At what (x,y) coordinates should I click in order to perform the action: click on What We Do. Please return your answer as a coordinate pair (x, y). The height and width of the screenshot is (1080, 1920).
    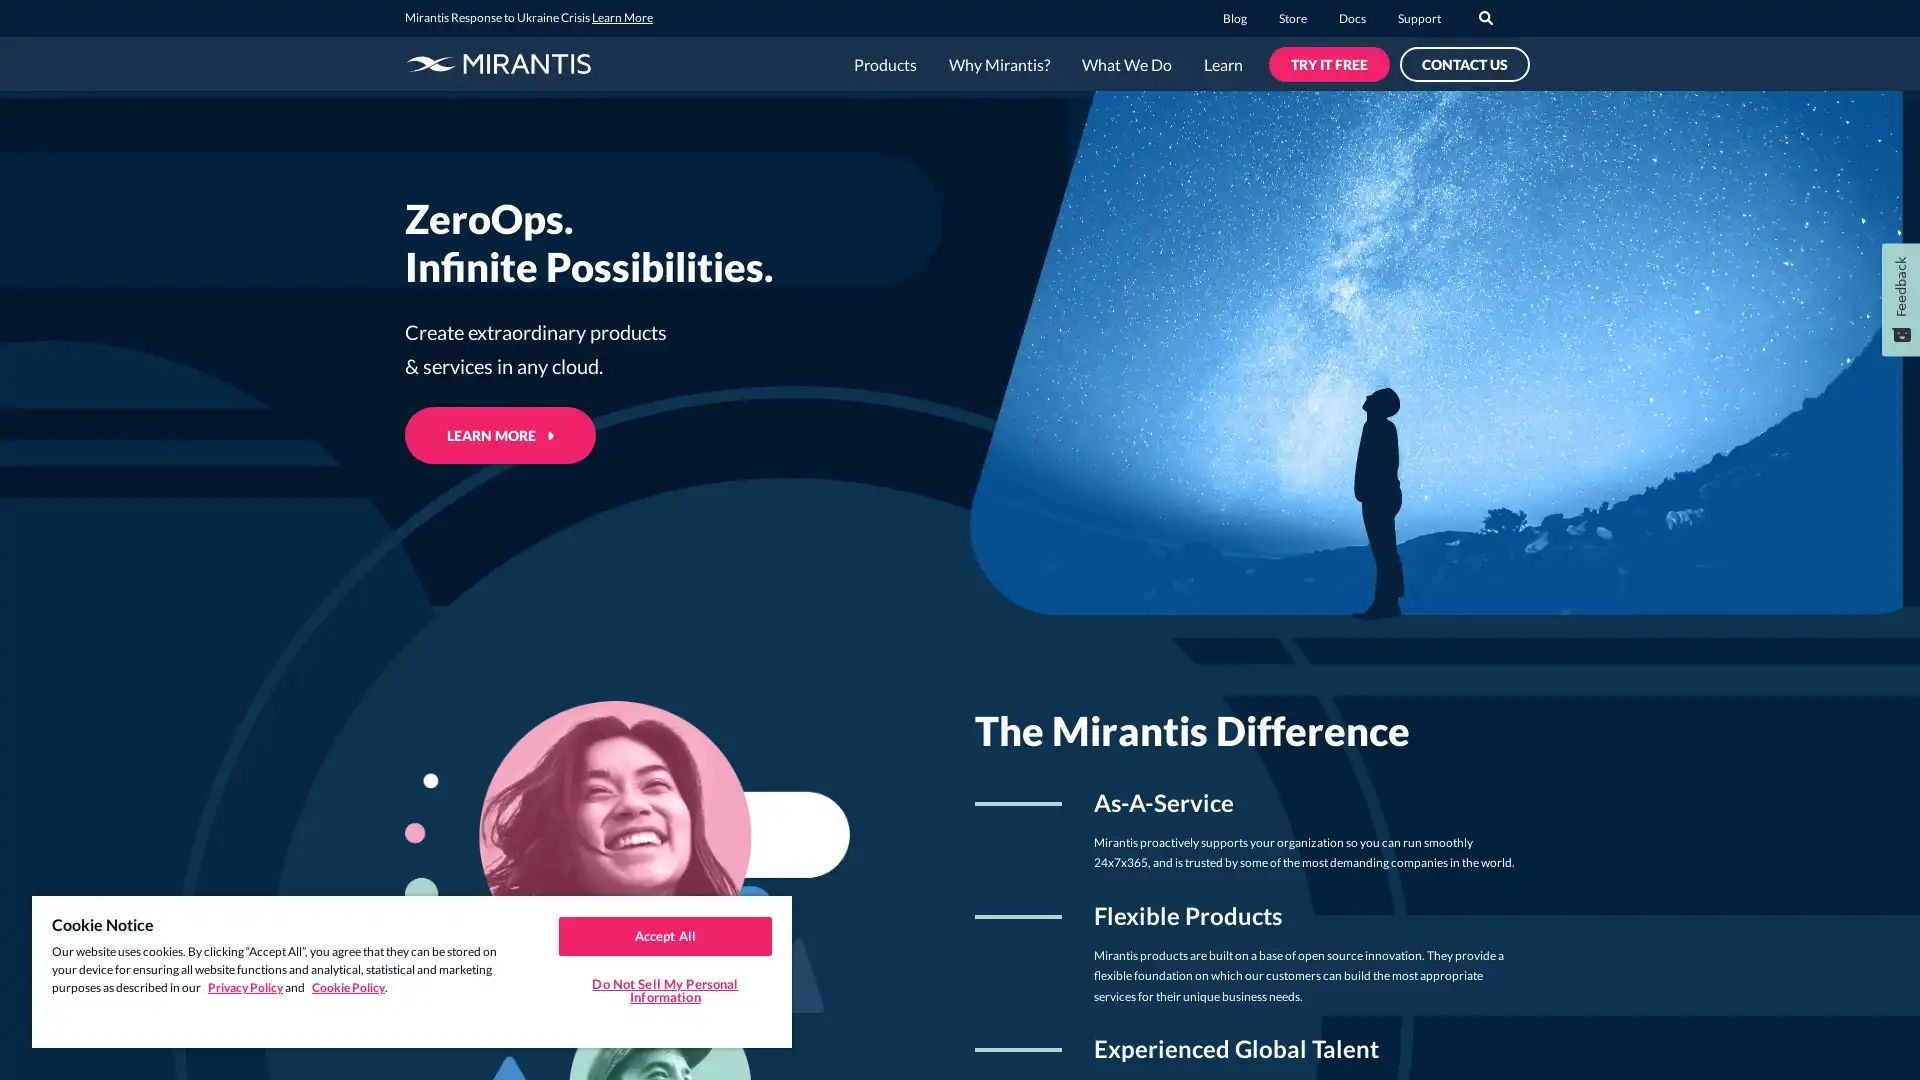
    Looking at the image, I should click on (1127, 64).